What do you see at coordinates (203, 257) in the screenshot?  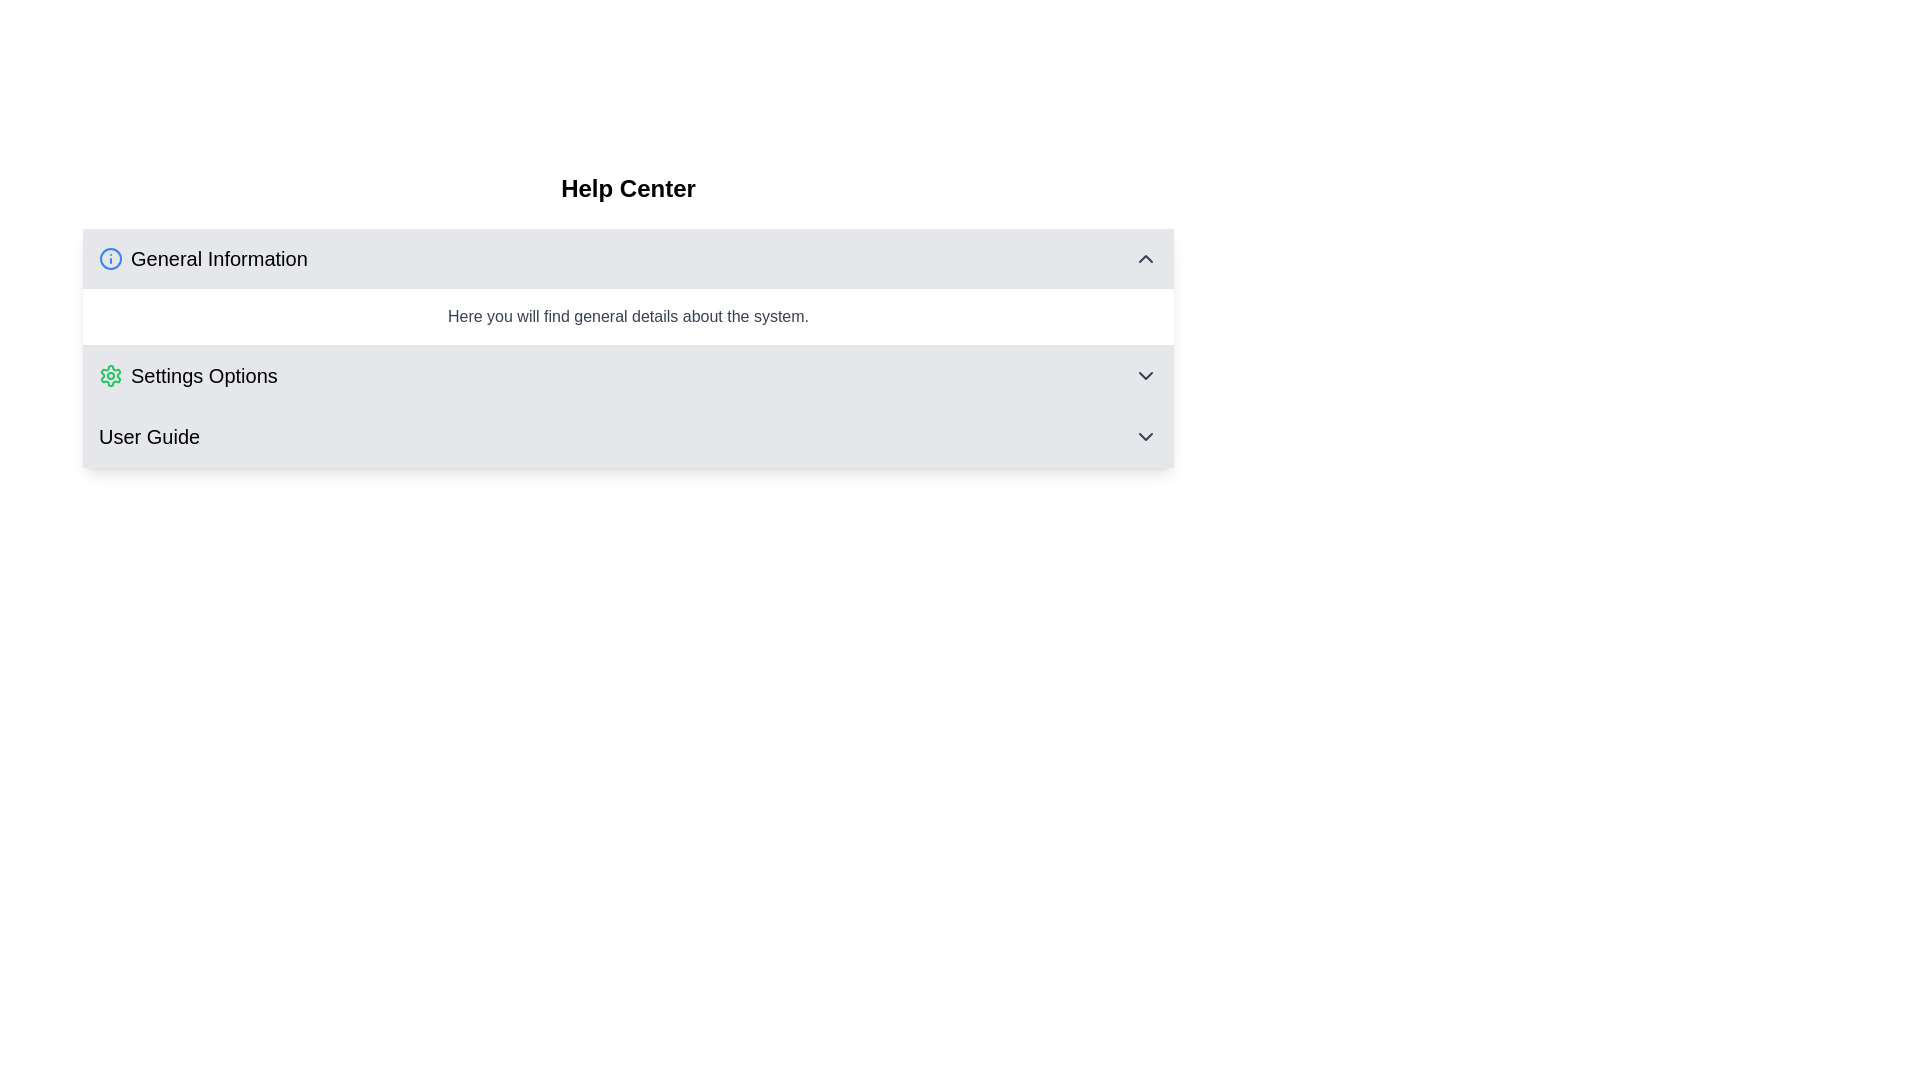 I see `the 'General Information' text label with the 'i' icon` at bounding box center [203, 257].